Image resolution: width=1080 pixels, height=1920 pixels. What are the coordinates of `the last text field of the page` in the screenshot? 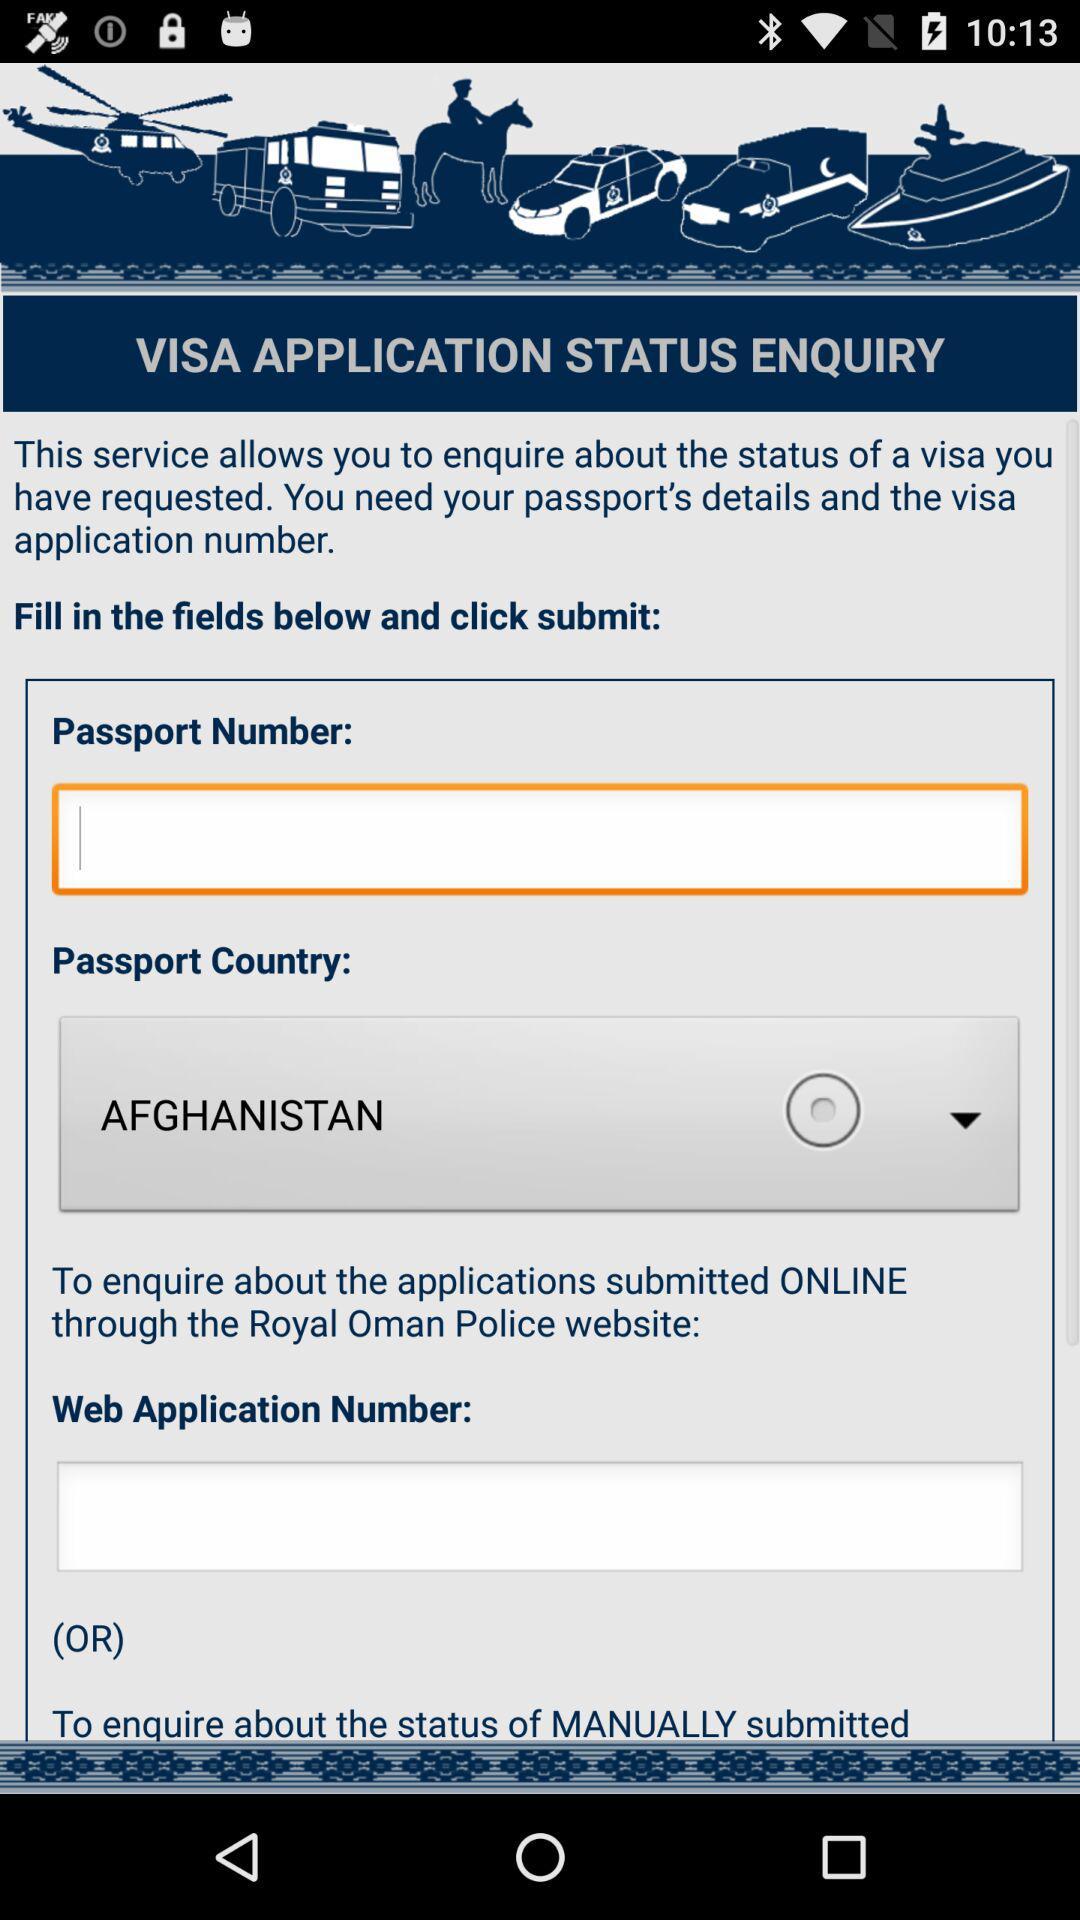 It's located at (540, 1521).